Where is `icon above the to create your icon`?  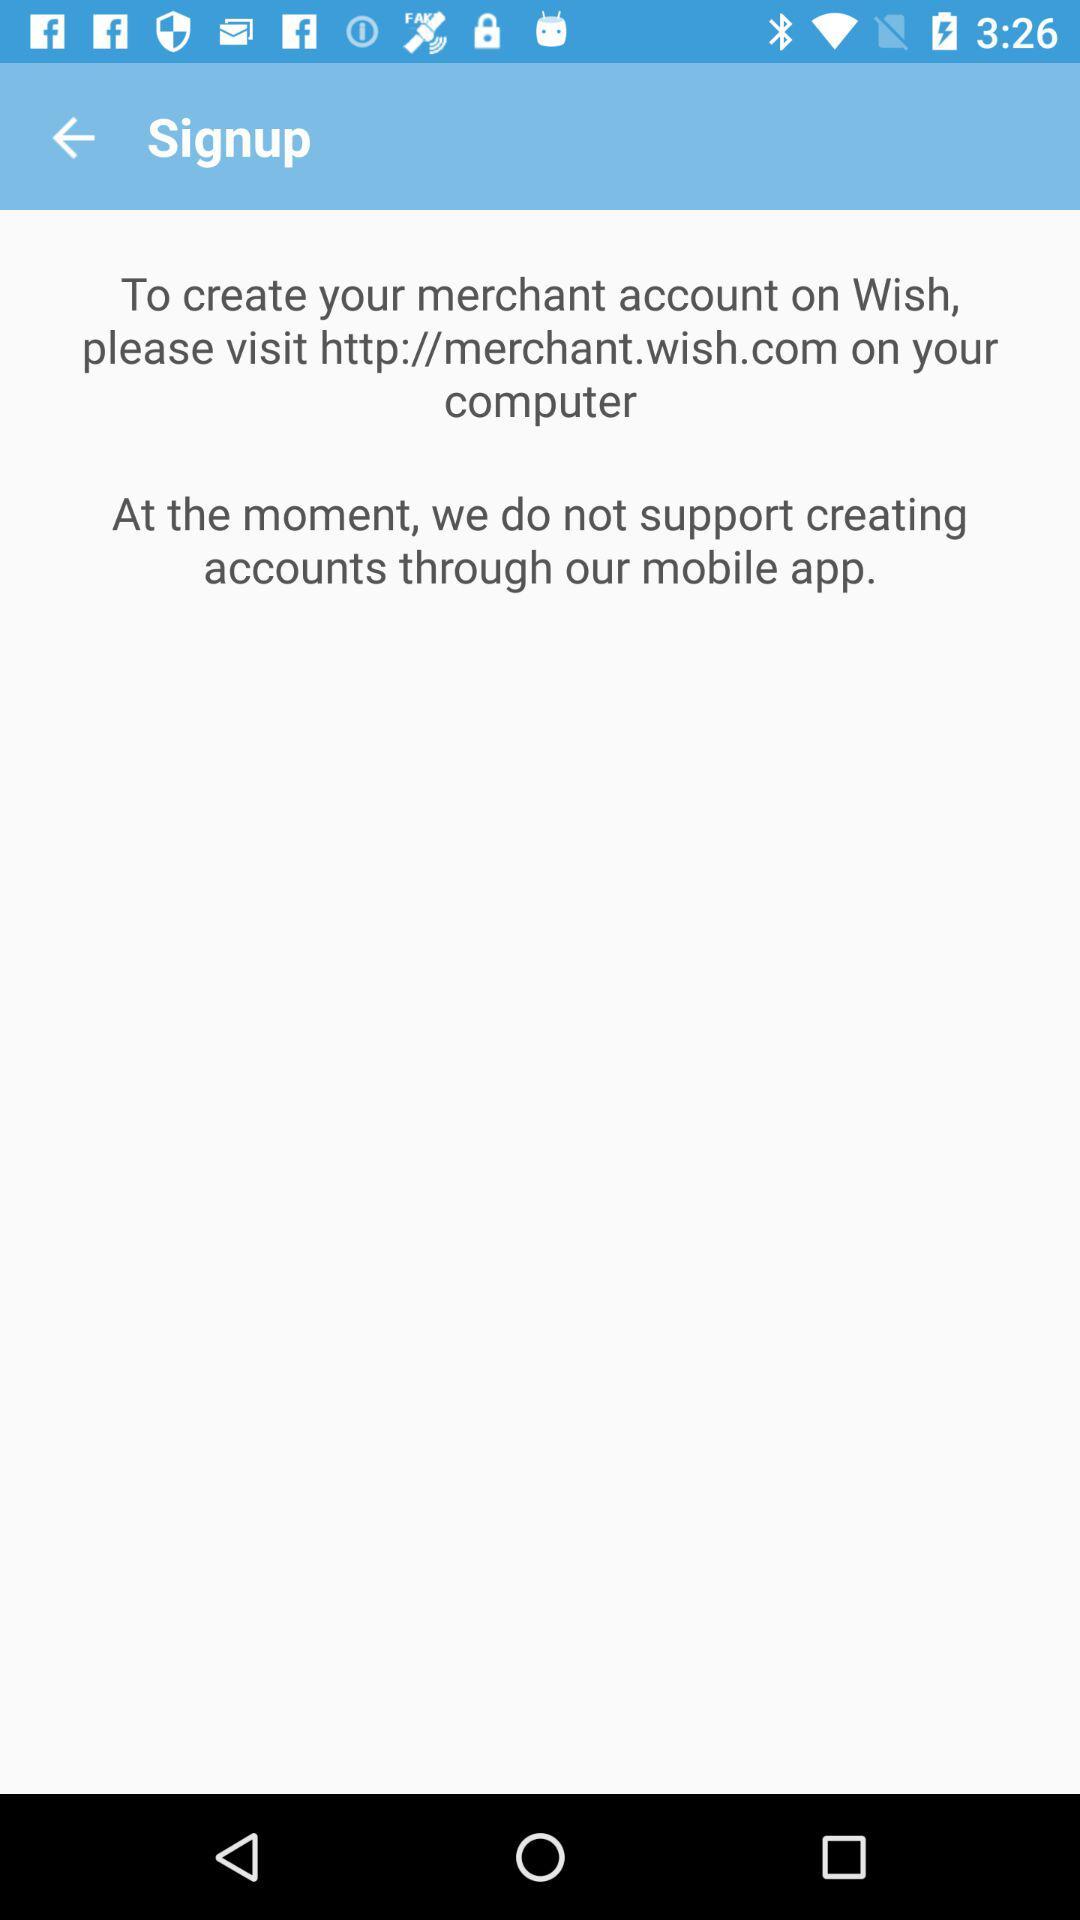 icon above the to create your icon is located at coordinates (72, 135).